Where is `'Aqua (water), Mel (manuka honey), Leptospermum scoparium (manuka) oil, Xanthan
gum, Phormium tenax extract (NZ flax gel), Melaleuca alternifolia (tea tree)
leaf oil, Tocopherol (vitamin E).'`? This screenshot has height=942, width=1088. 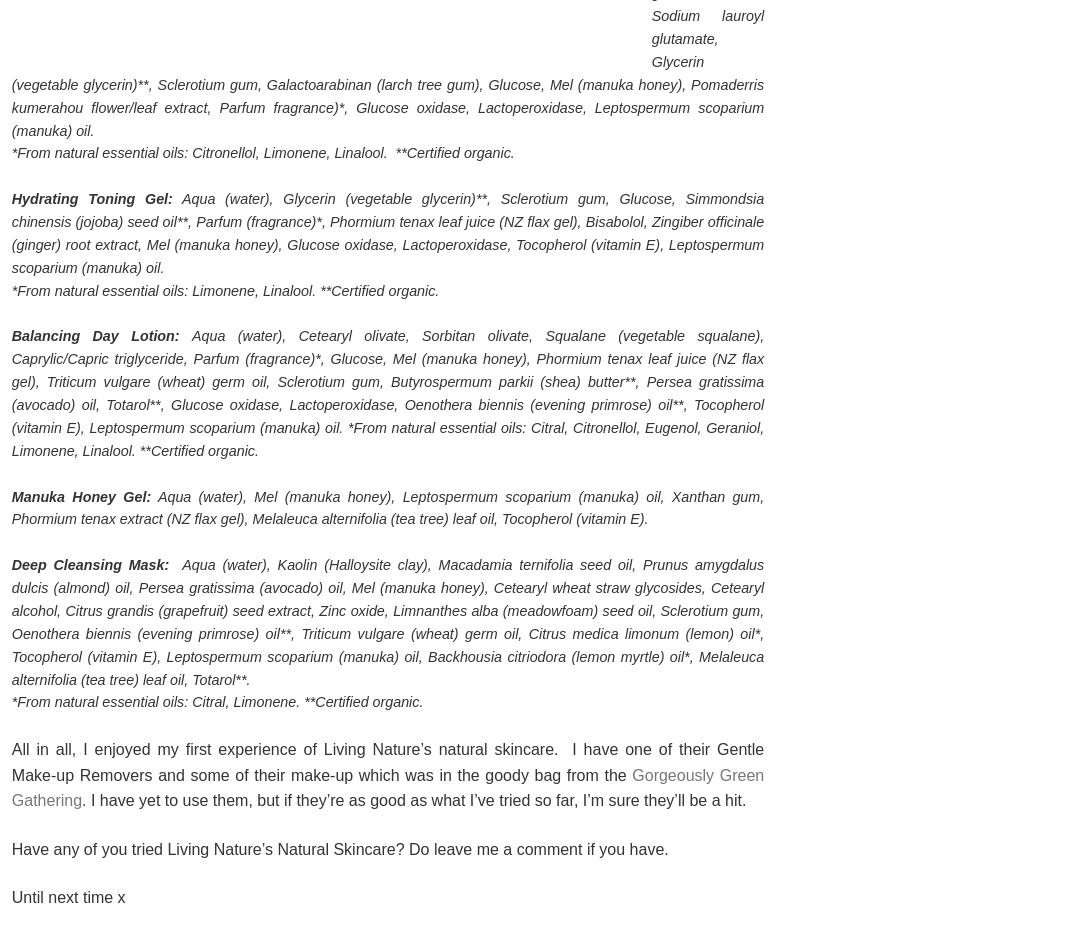
'Aqua (water), Mel (manuka honey), Leptospermum scoparium (manuka) oil, Xanthan
gum, Phormium tenax extract (NZ flax gel), Melaleuca alternifolia (tea tree)
leaf oil, Tocopherol (vitamin E).' is located at coordinates (10, 507).